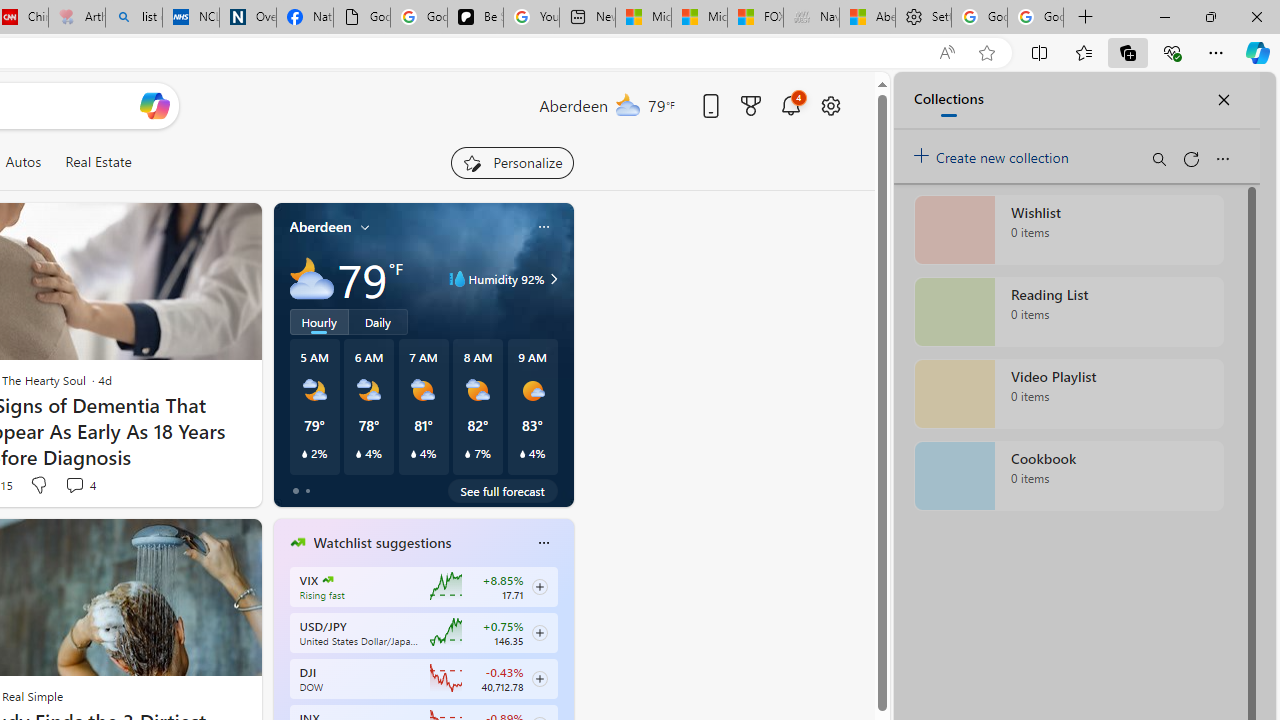 The image size is (1280, 720). What do you see at coordinates (23, 161) in the screenshot?
I see `'Autos'` at bounding box center [23, 161].